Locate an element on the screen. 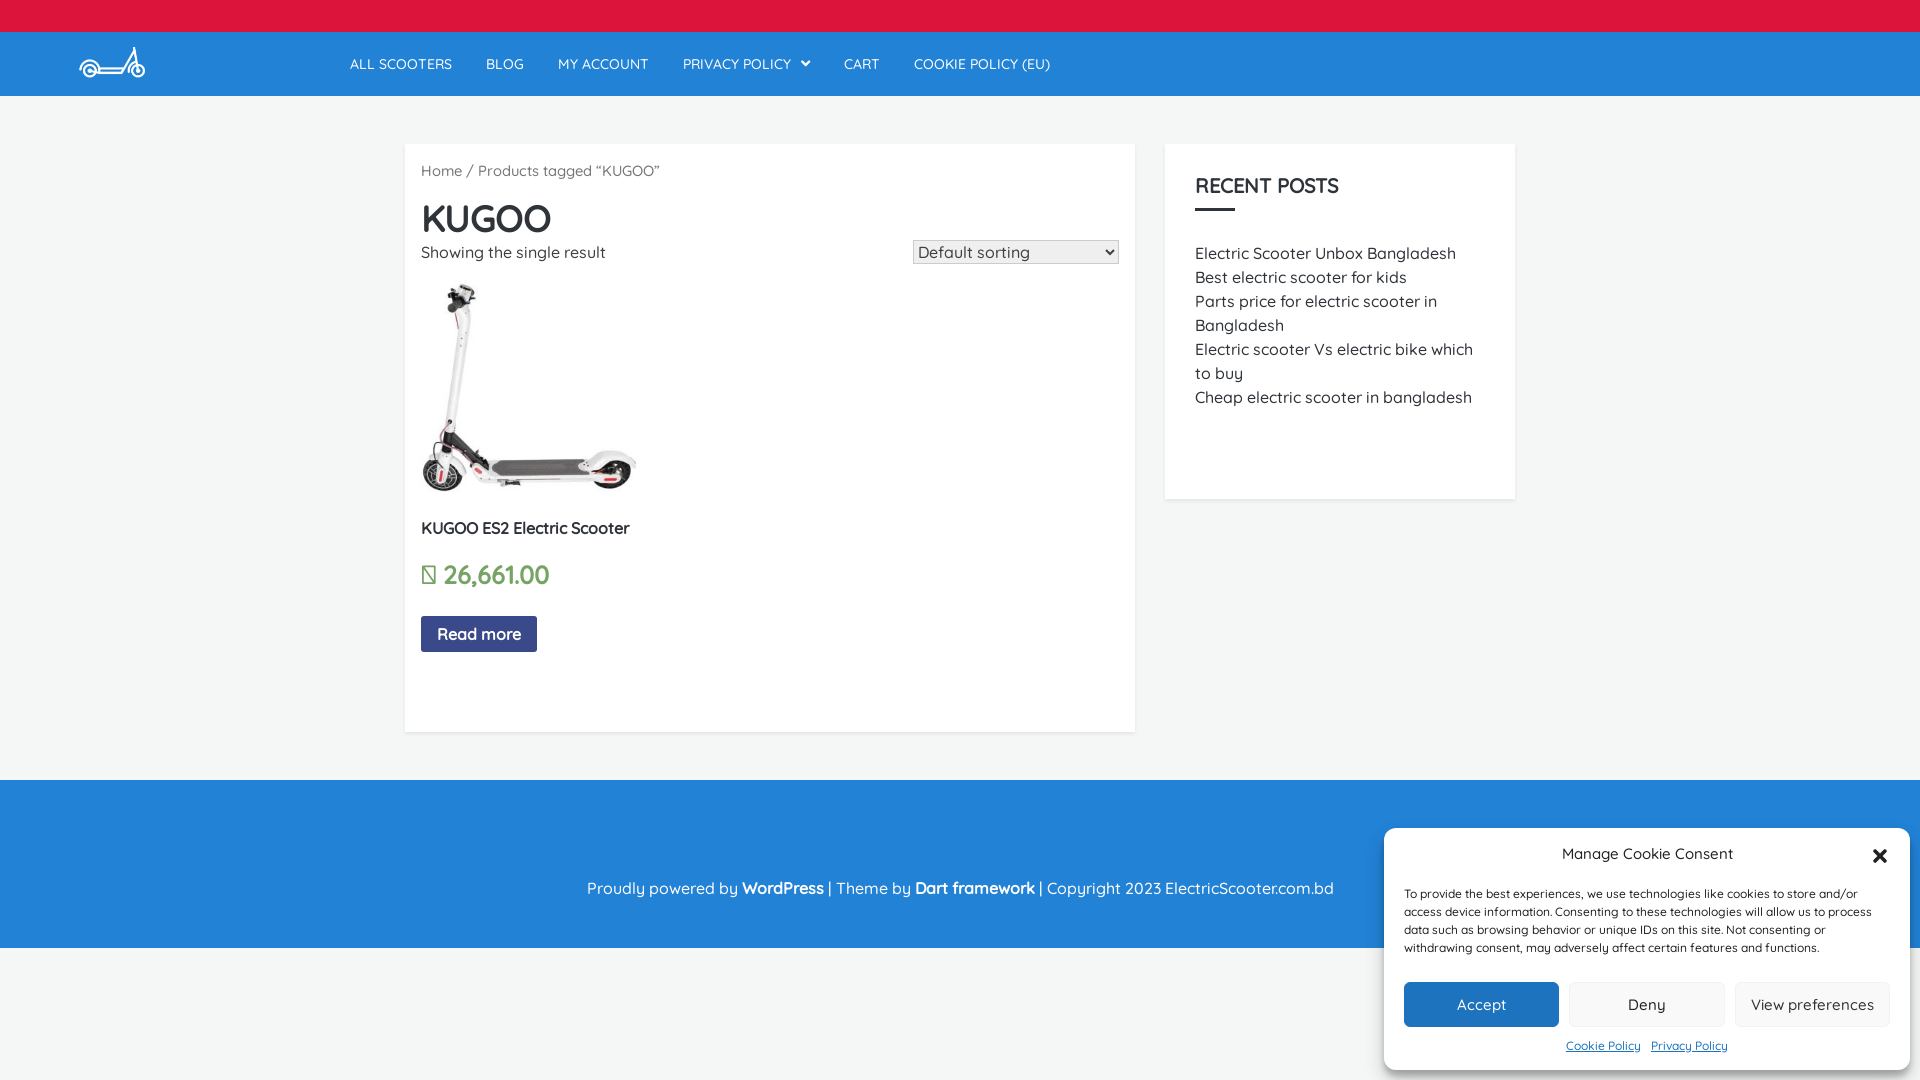 The height and width of the screenshot is (1080, 1920). 'BLOG' is located at coordinates (504, 63).